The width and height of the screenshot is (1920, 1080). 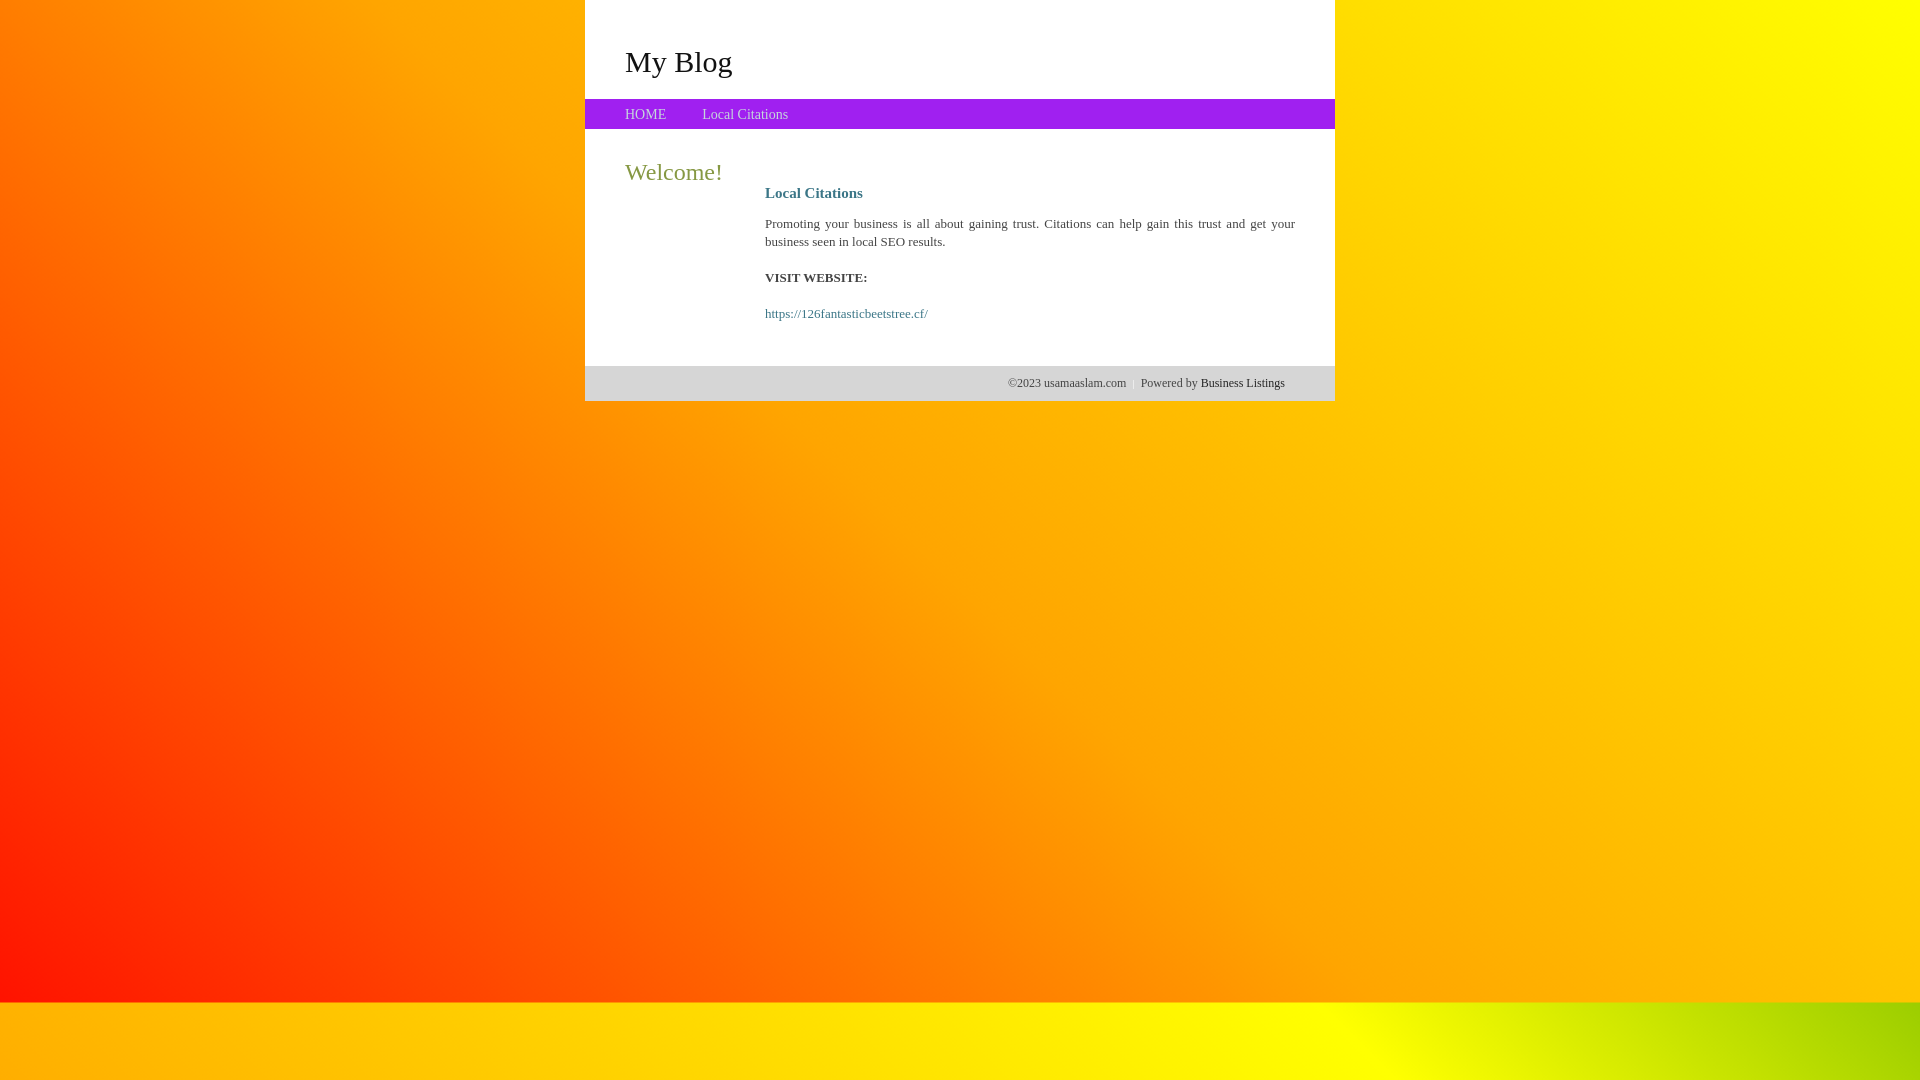 I want to click on 'https://126fantasticbeetstree.cf/', so click(x=763, y=313).